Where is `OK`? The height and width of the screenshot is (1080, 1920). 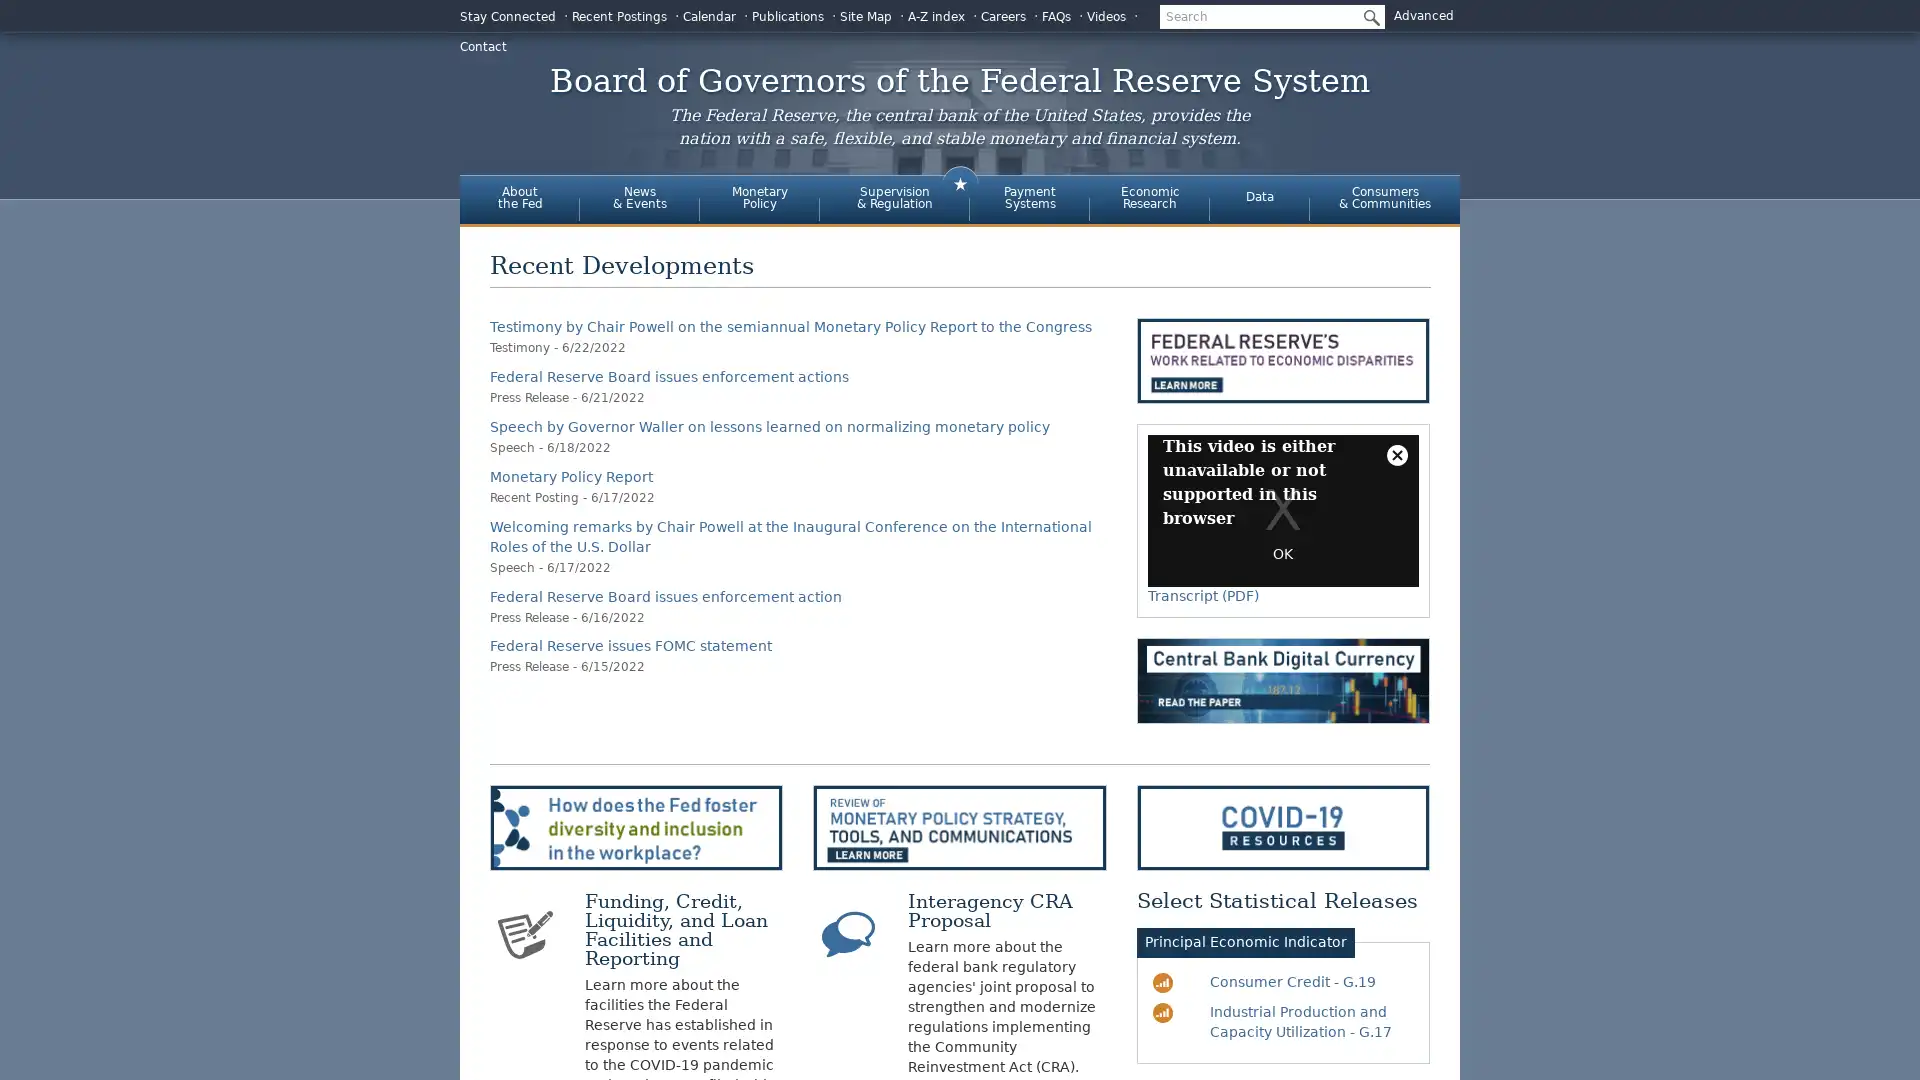
OK is located at coordinates (1282, 554).